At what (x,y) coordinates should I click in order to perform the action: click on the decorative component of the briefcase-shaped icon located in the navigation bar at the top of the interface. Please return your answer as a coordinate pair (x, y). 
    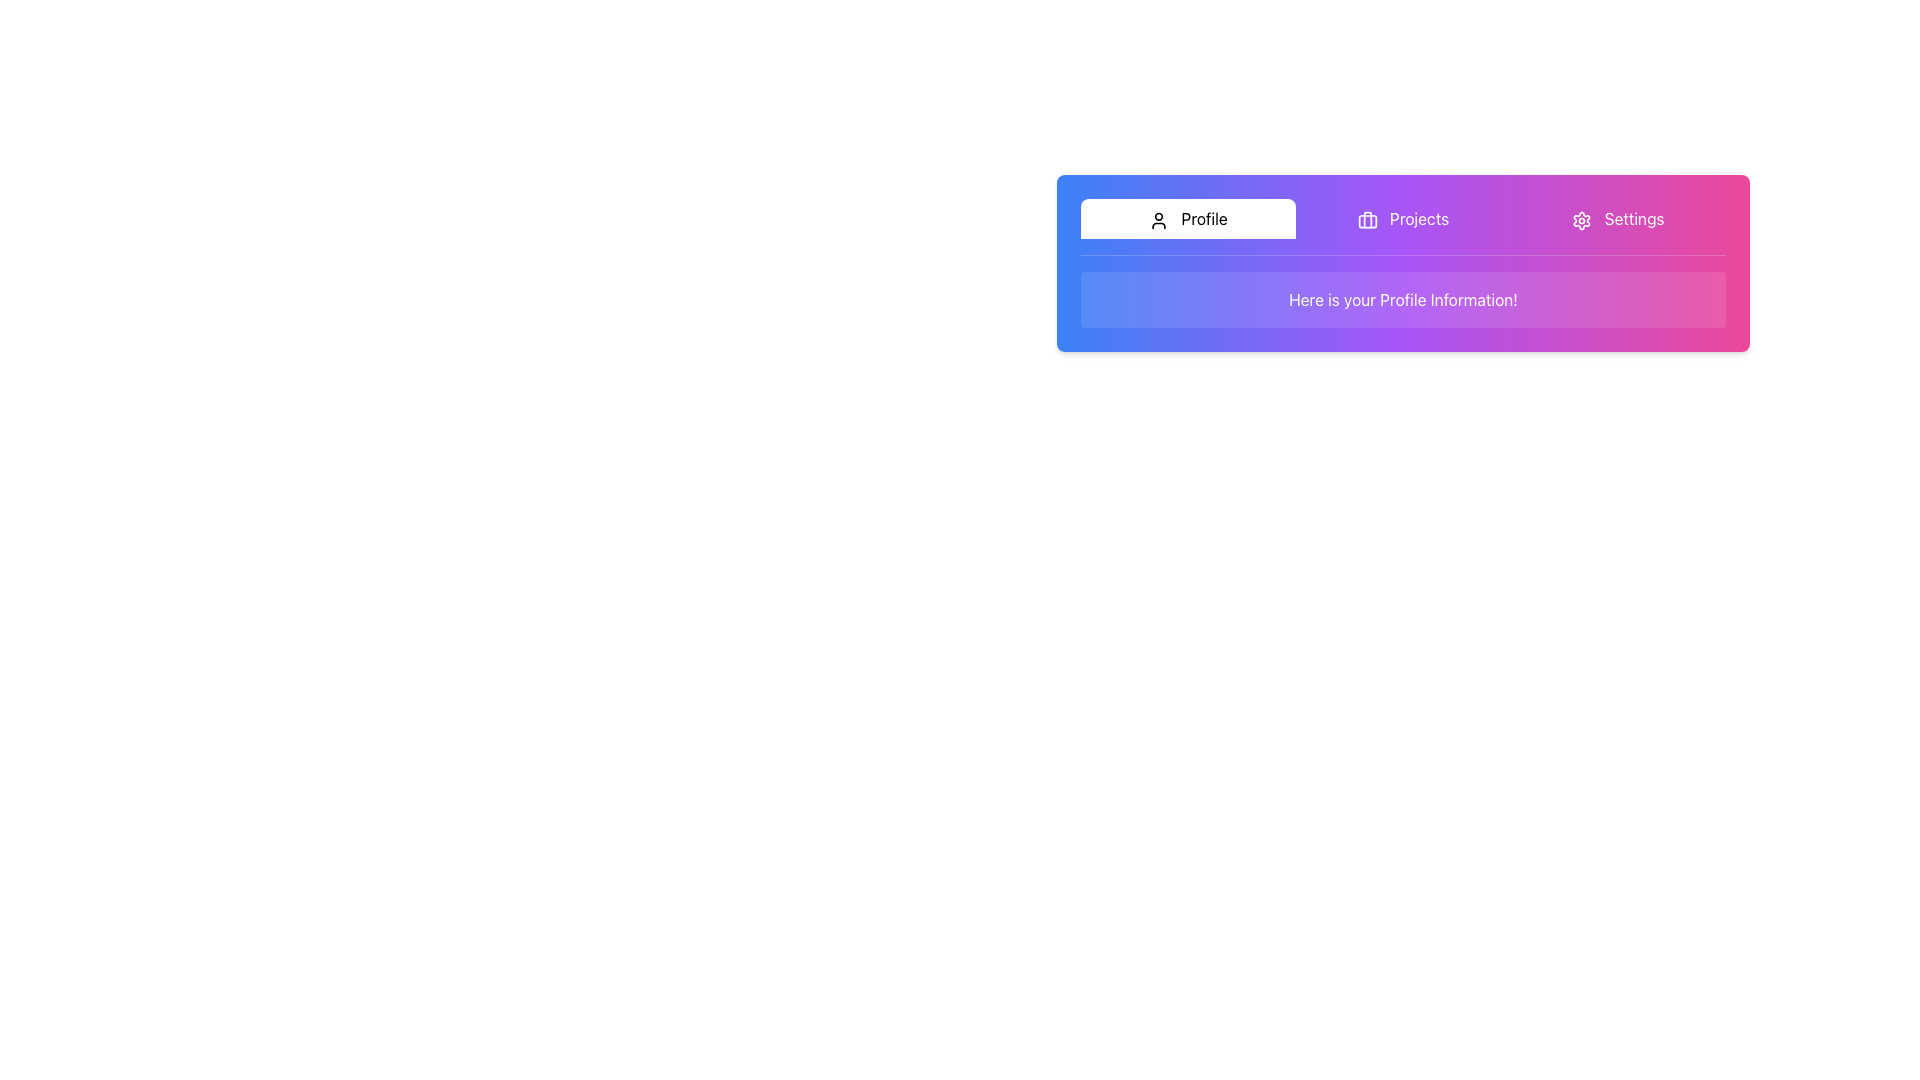
    Looking at the image, I should click on (1366, 221).